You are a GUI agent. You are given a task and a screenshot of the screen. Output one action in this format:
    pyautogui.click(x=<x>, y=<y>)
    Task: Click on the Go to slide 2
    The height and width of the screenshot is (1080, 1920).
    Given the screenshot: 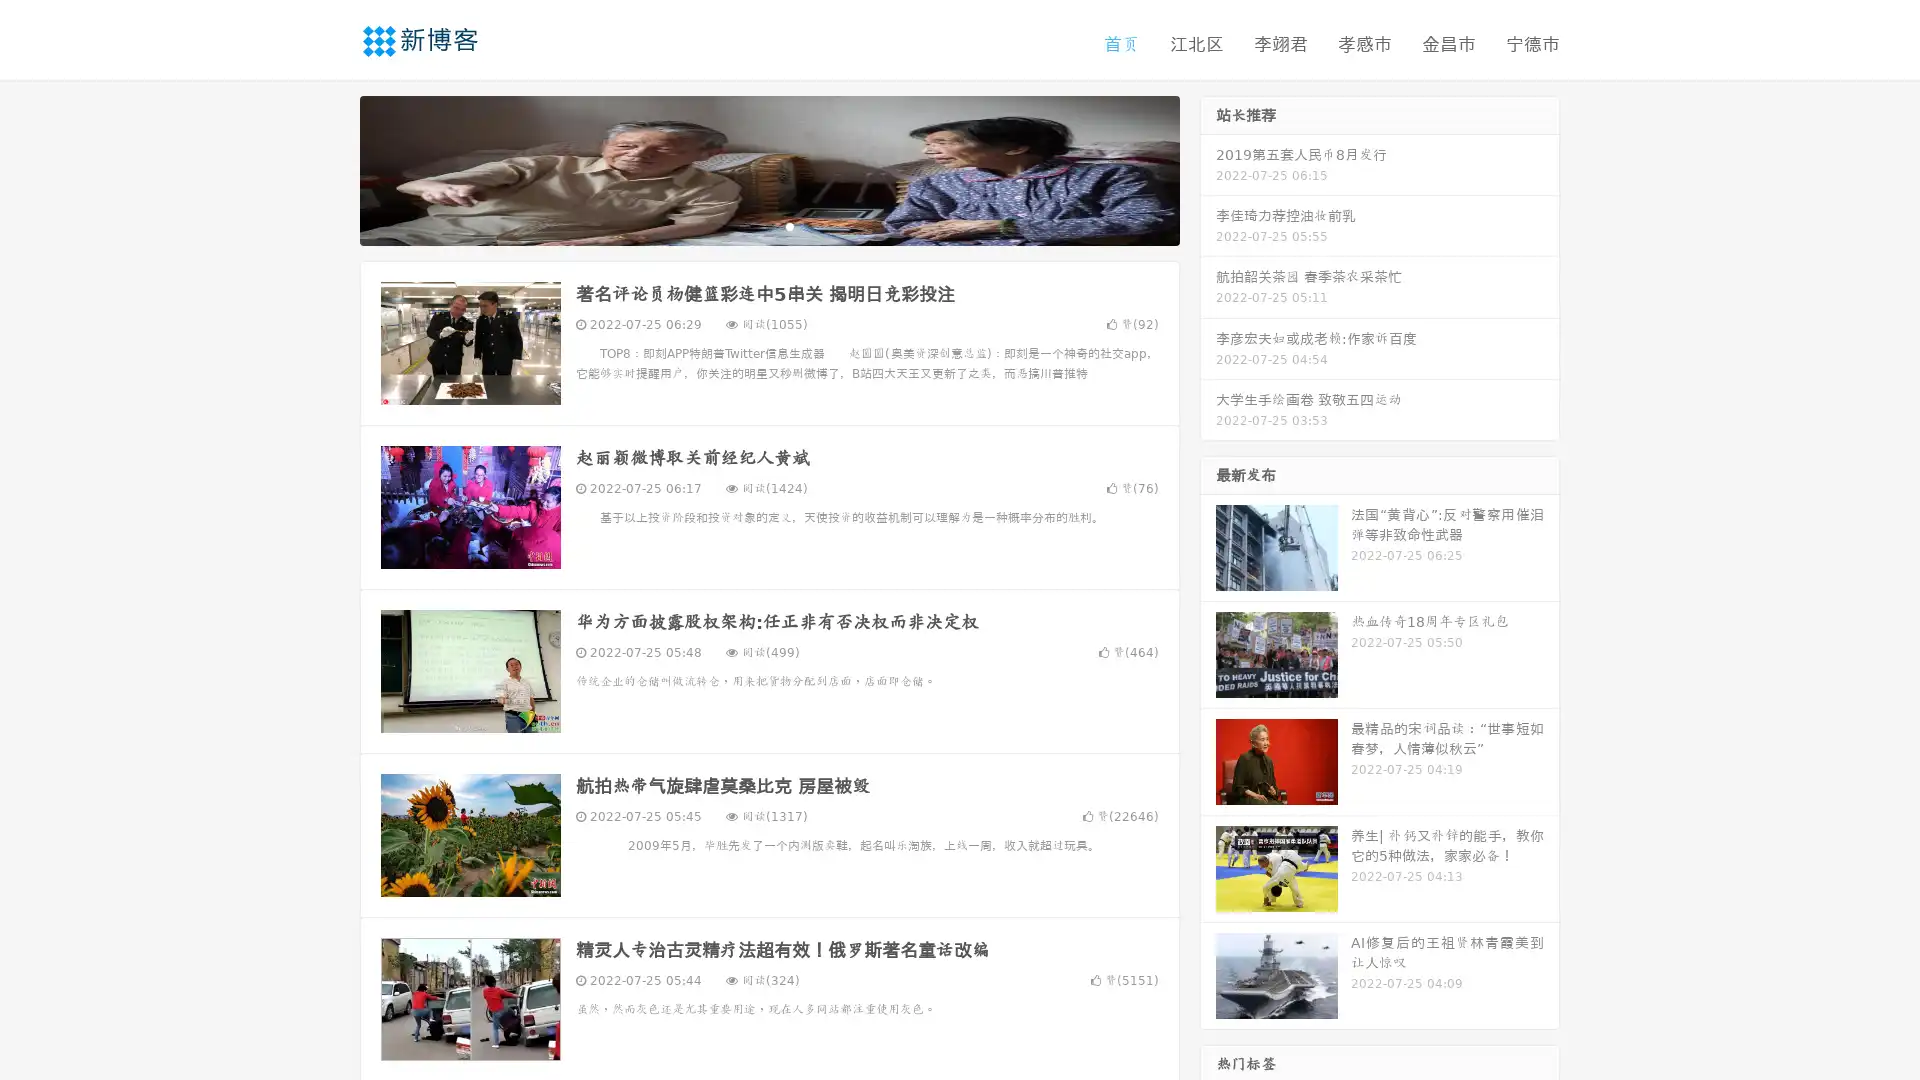 What is the action you would take?
    pyautogui.click(x=768, y=225)
    